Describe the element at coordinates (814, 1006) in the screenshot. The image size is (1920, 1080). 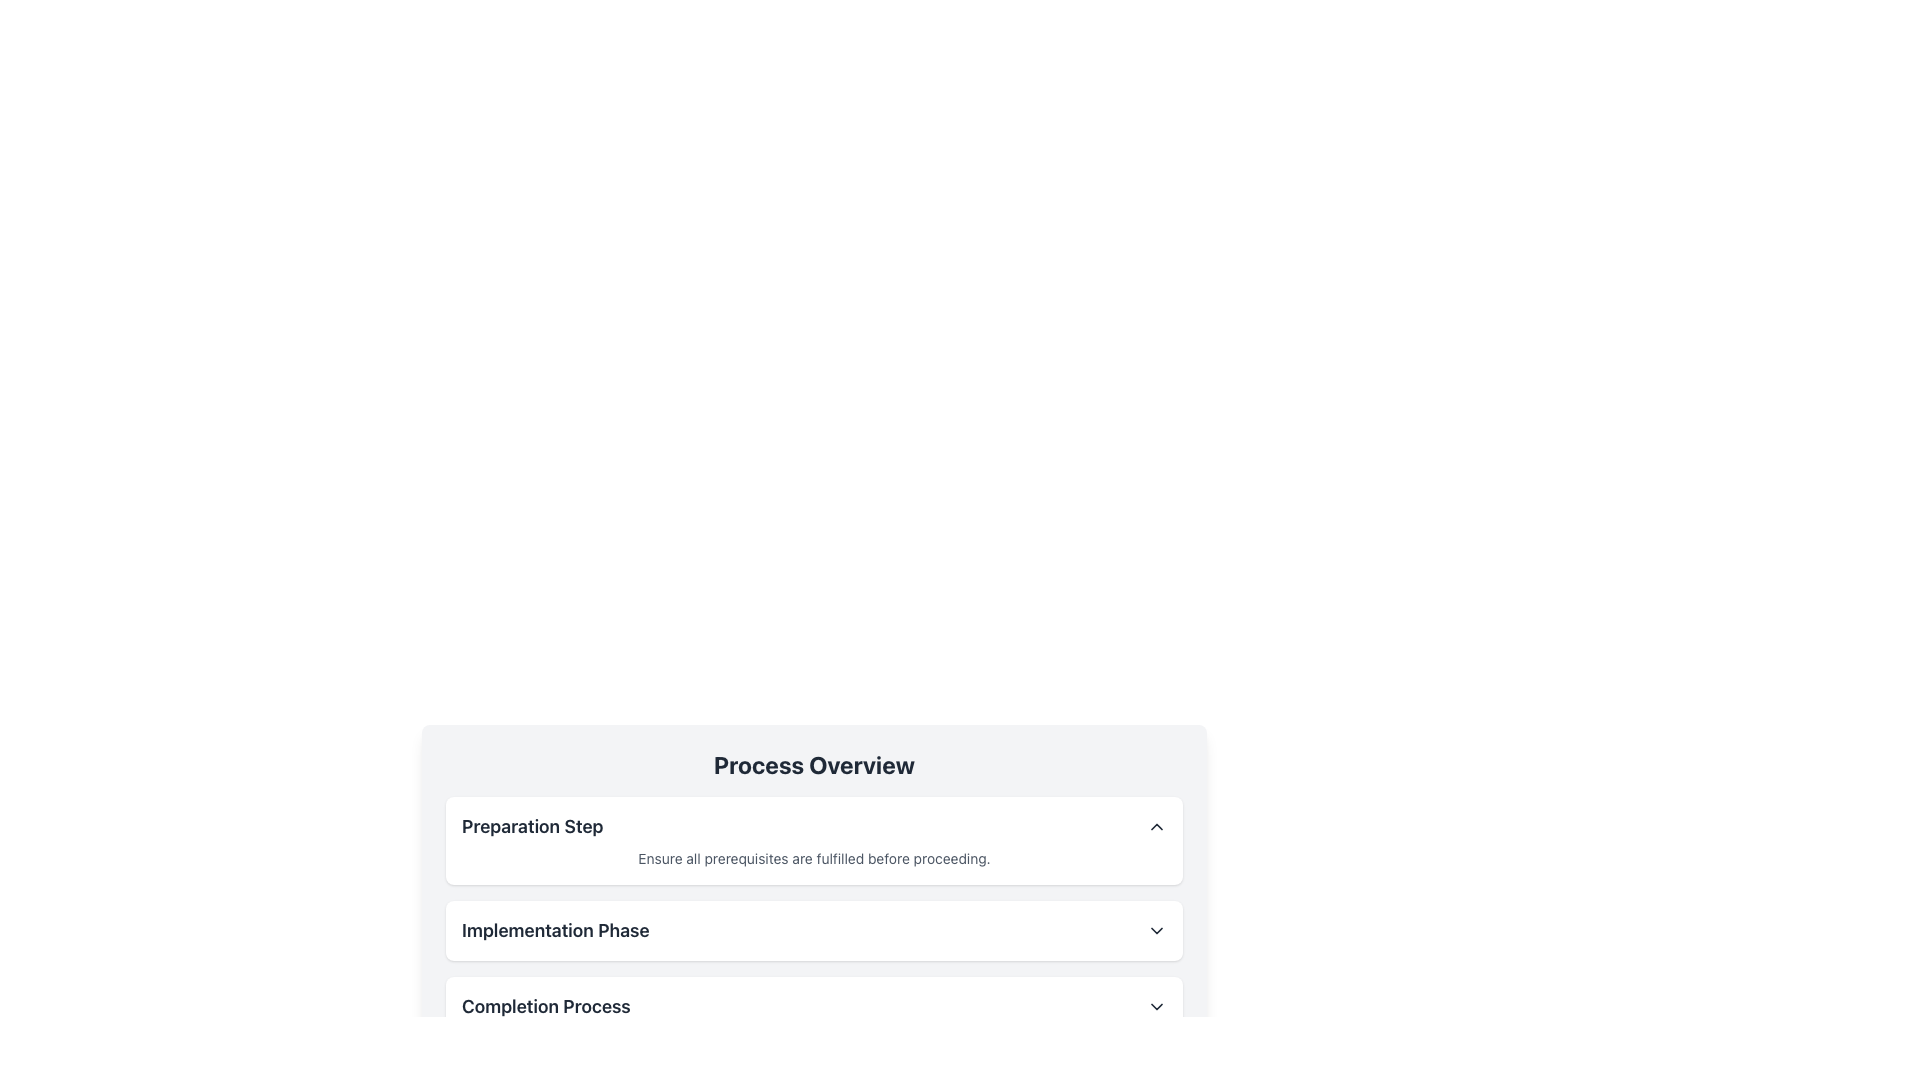
I see `the third entry in the vertical list of accordion-style dropdowns` at that location.